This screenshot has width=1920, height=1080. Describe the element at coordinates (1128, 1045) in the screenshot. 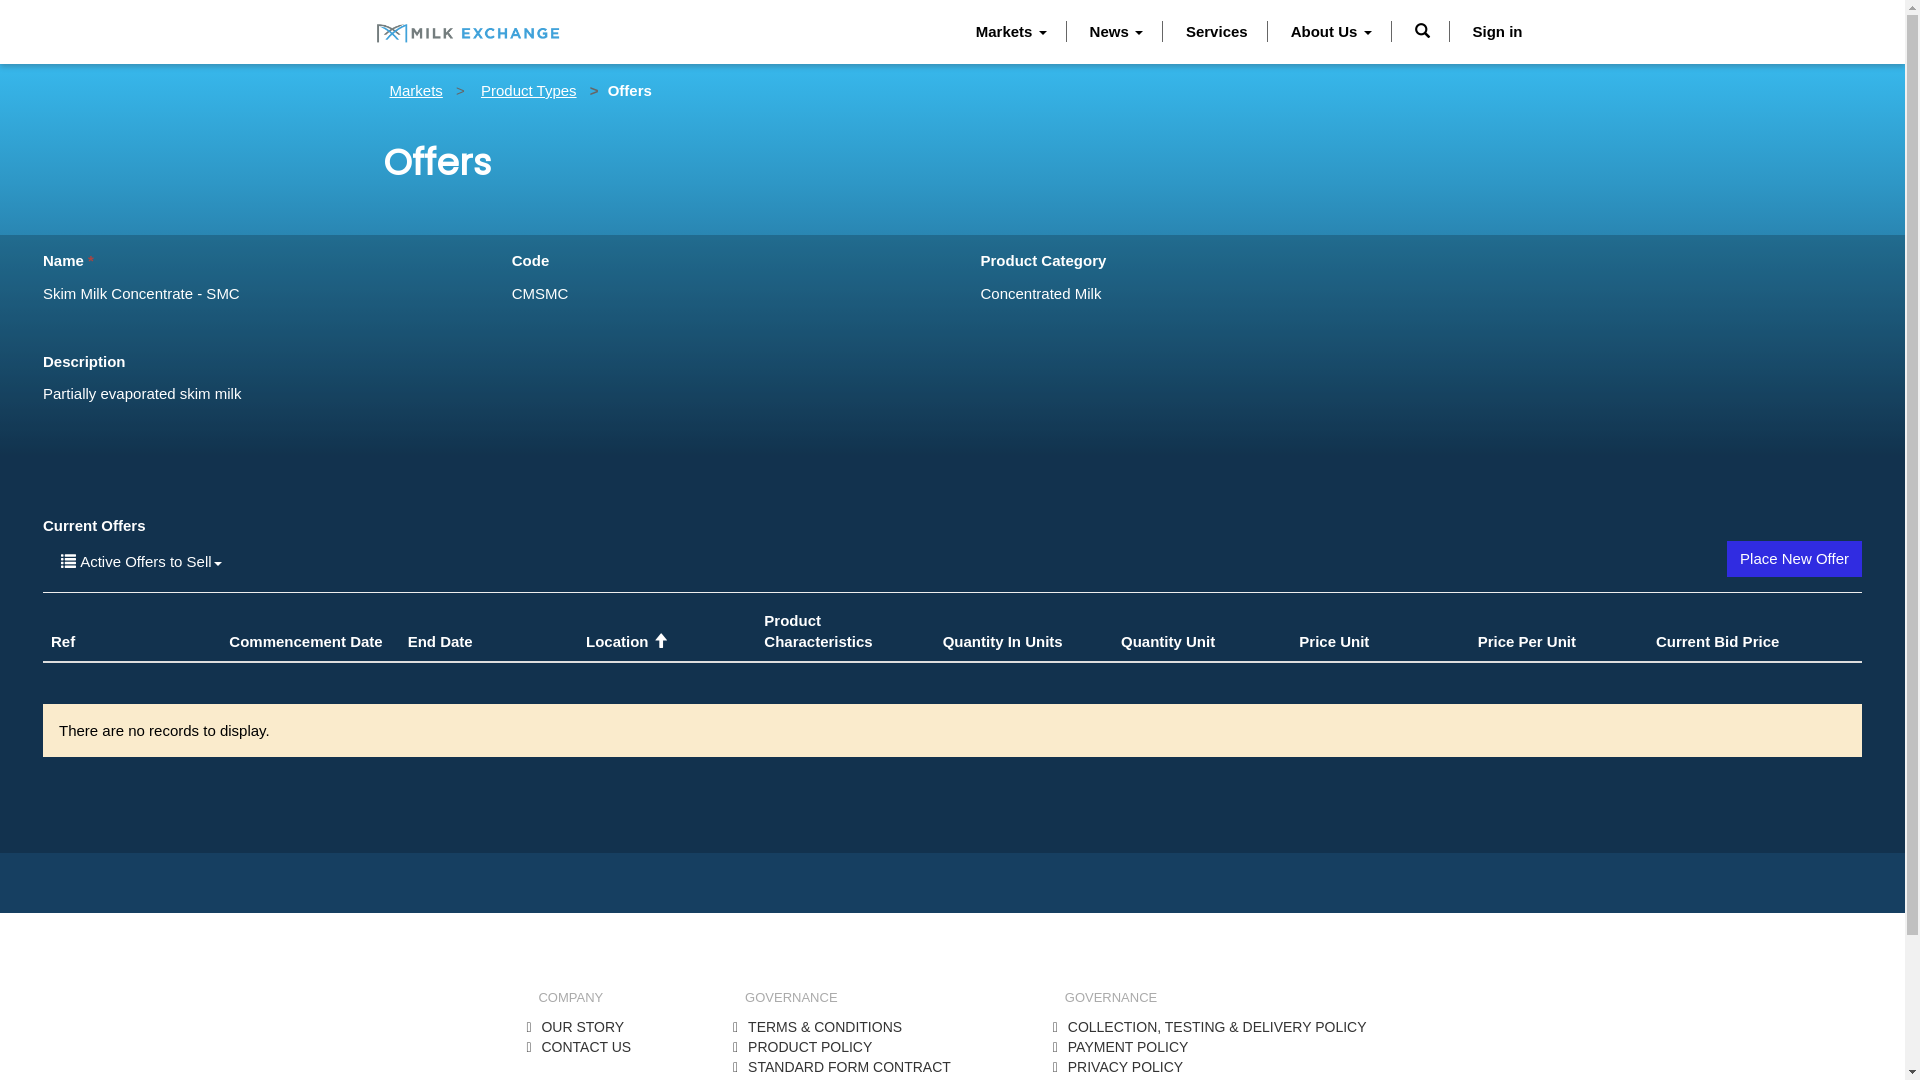

I see `'PAYMENT POLICY'` at that location.